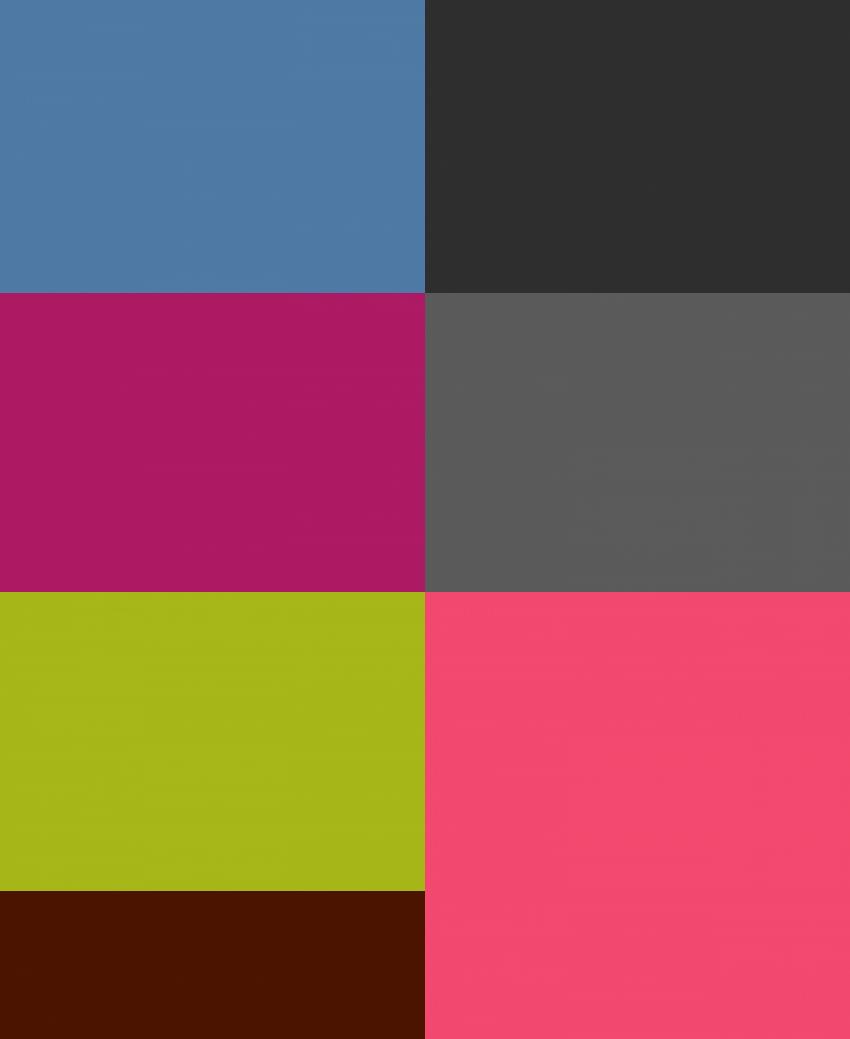 This screenshot has height=1039, width=850. Describe the element at coordinates (635, 740) in the screenshot. I see `'Image With Sidebar'` at that location.